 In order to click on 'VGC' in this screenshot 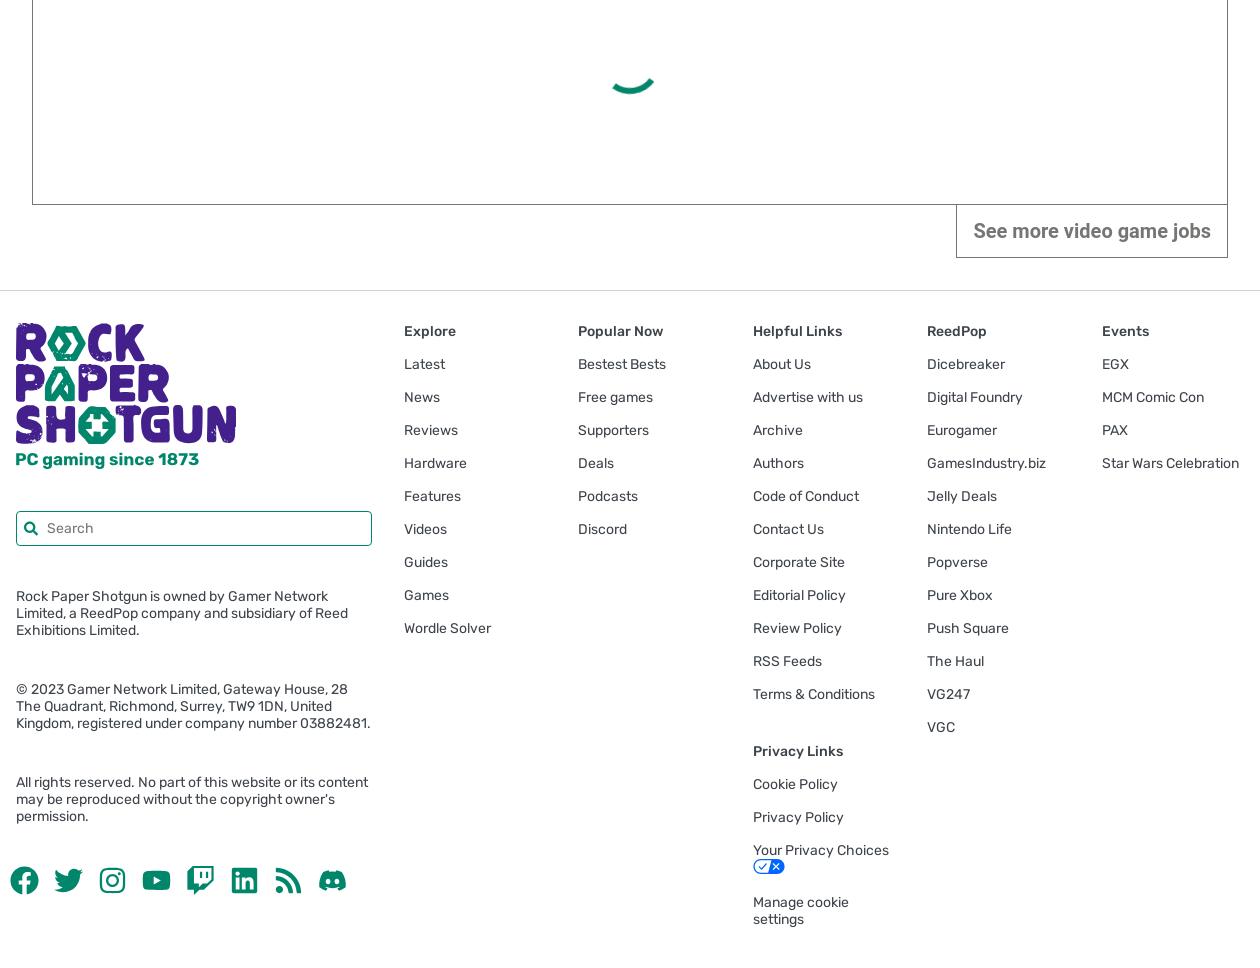, I will do `click(940, 727)`.